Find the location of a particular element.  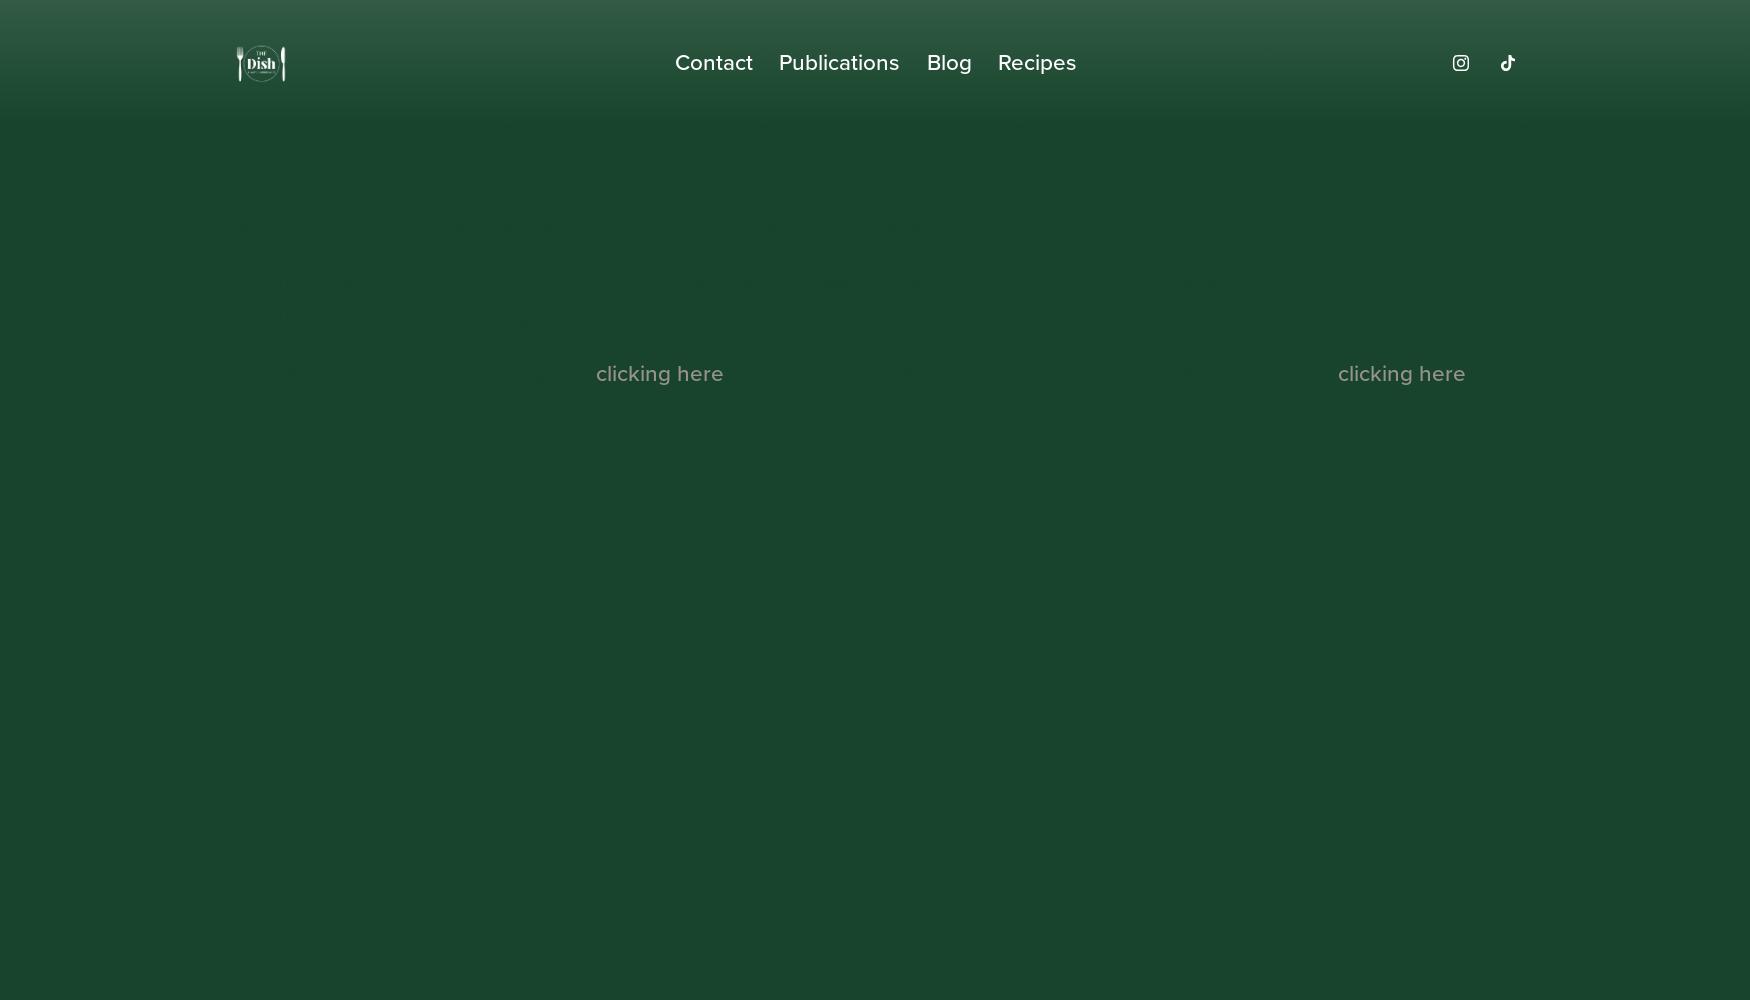

'.' is located at coordinates (1467, 372).